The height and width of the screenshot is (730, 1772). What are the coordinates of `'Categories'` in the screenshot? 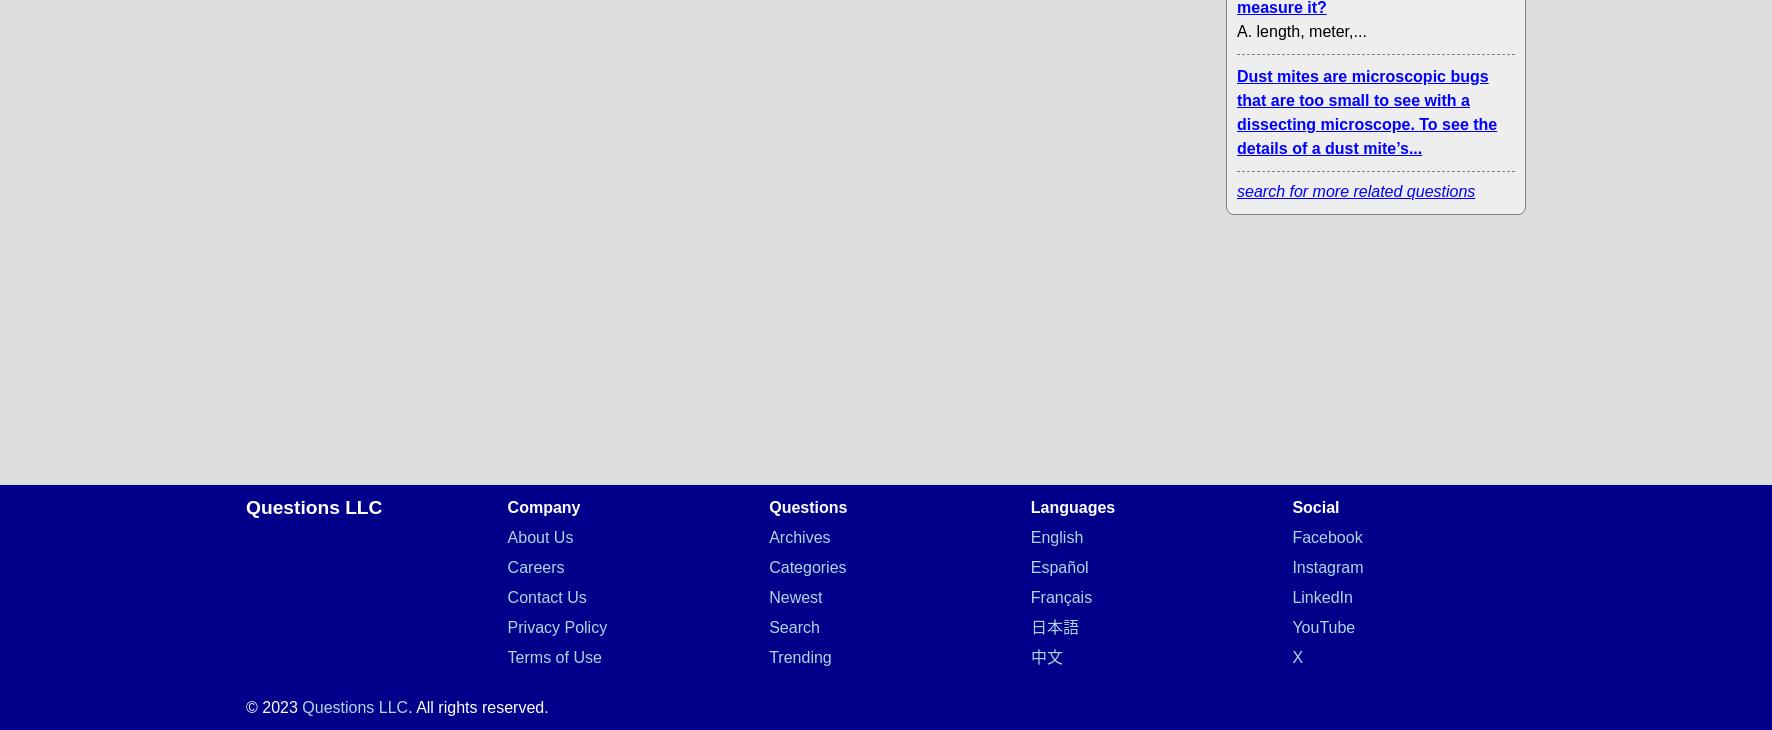 It's located at (807, 567).